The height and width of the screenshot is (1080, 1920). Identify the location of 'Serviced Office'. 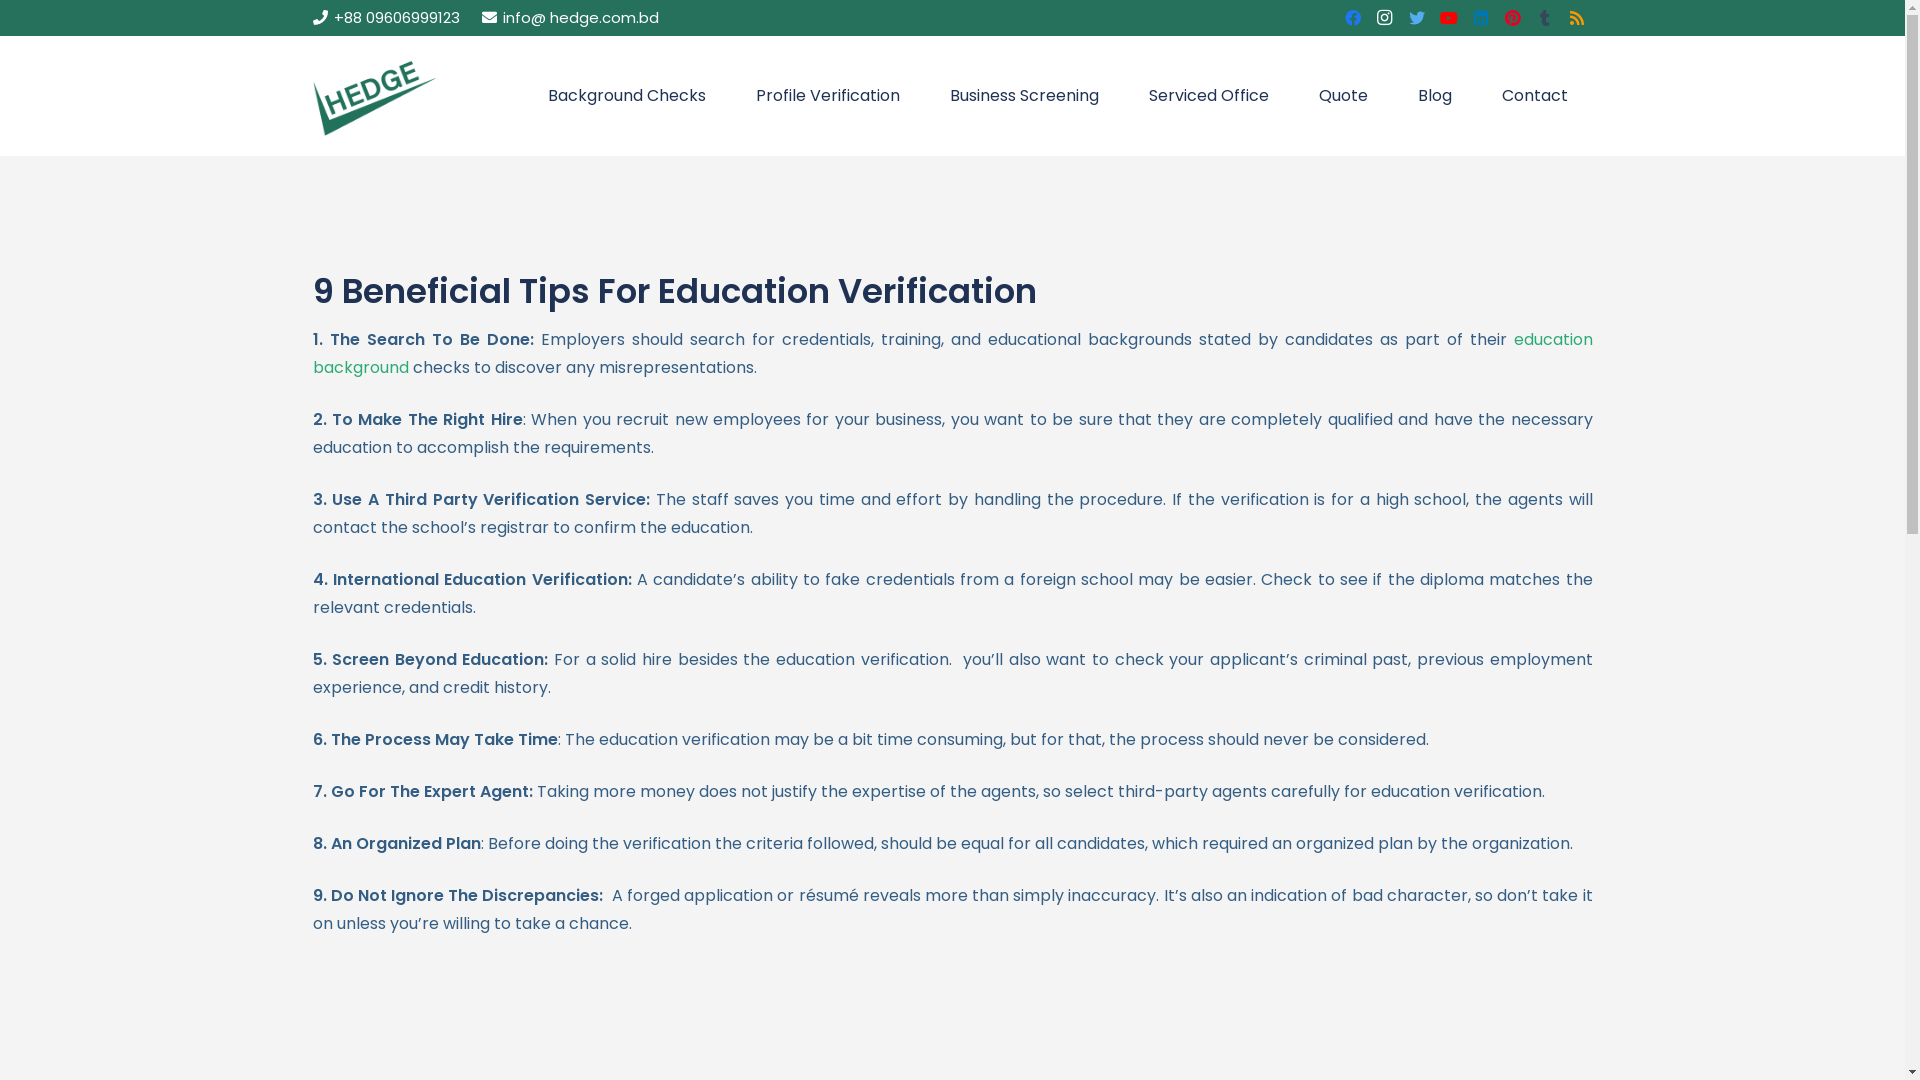
(1208, 96).